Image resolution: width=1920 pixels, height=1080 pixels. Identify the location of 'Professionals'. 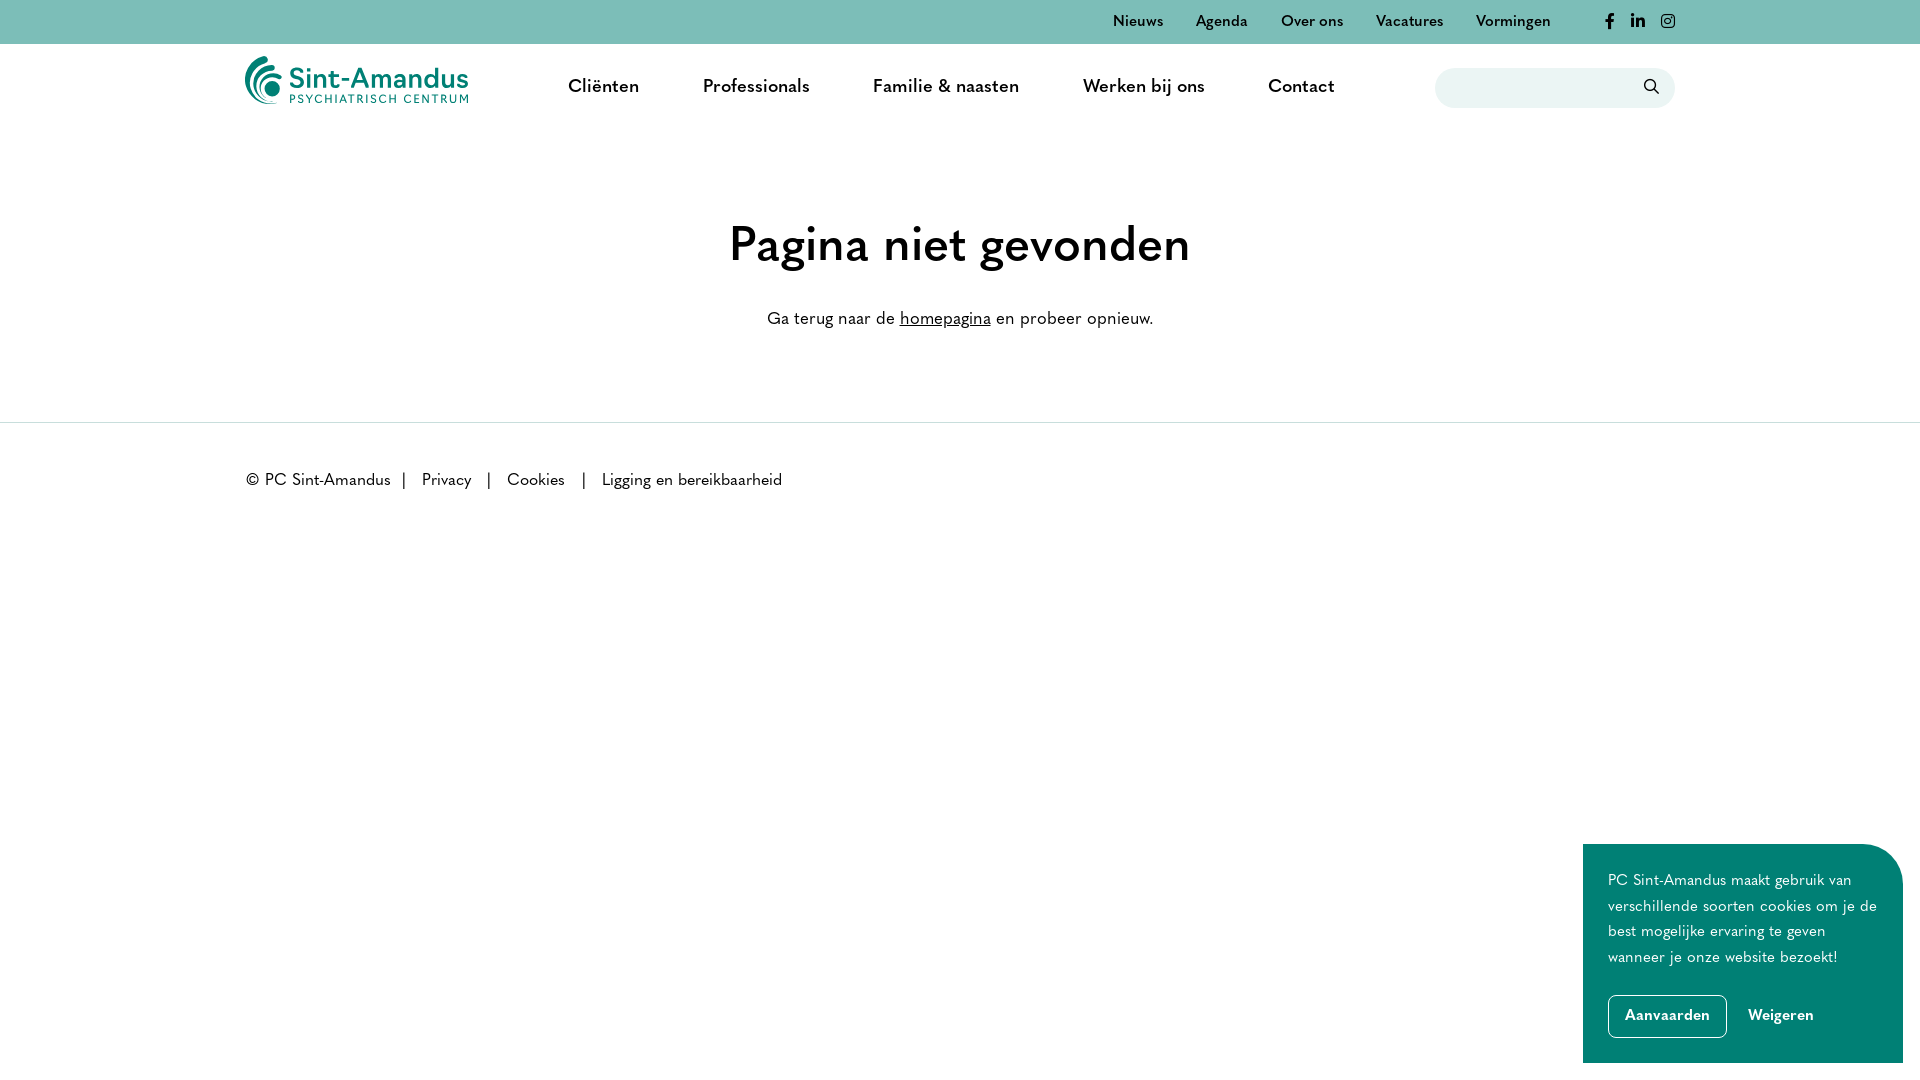
(755, 87).